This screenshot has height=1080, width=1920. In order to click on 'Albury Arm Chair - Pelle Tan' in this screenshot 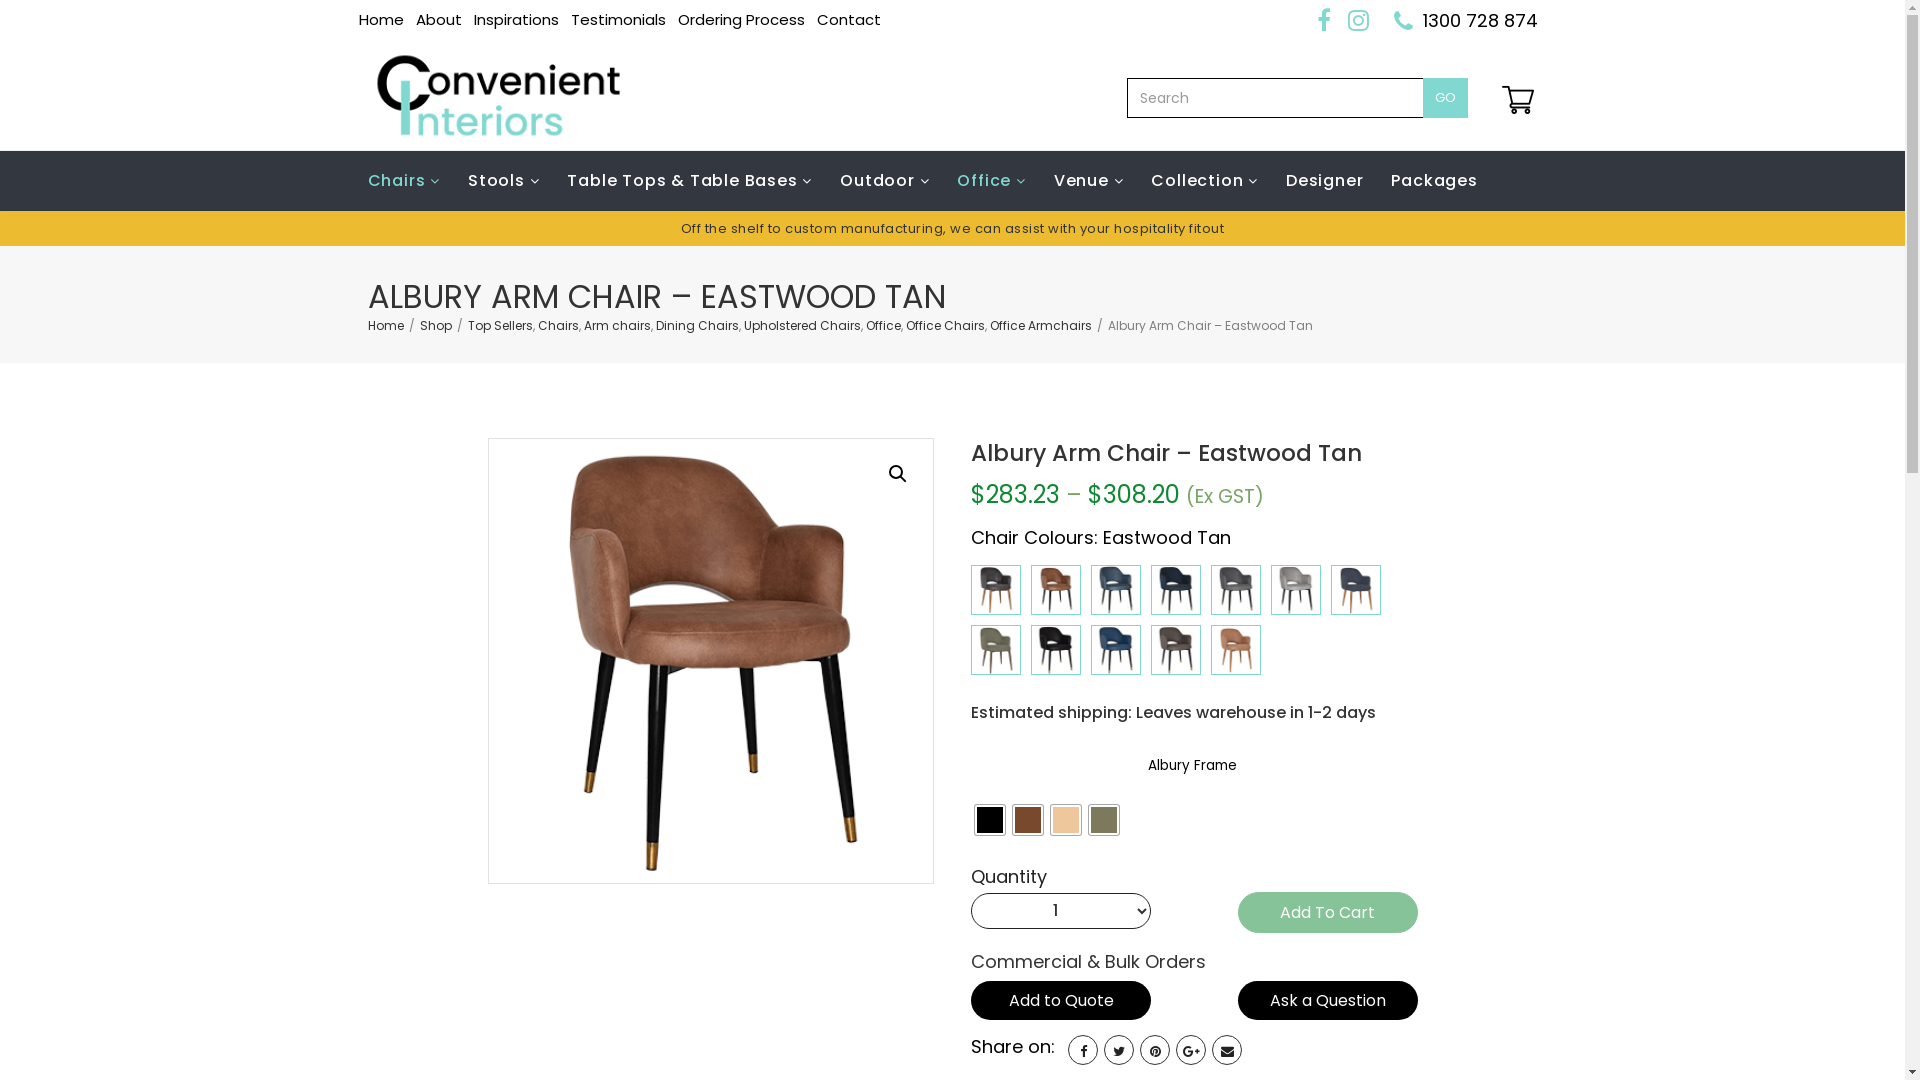, I will do `click(1235, 650)`.